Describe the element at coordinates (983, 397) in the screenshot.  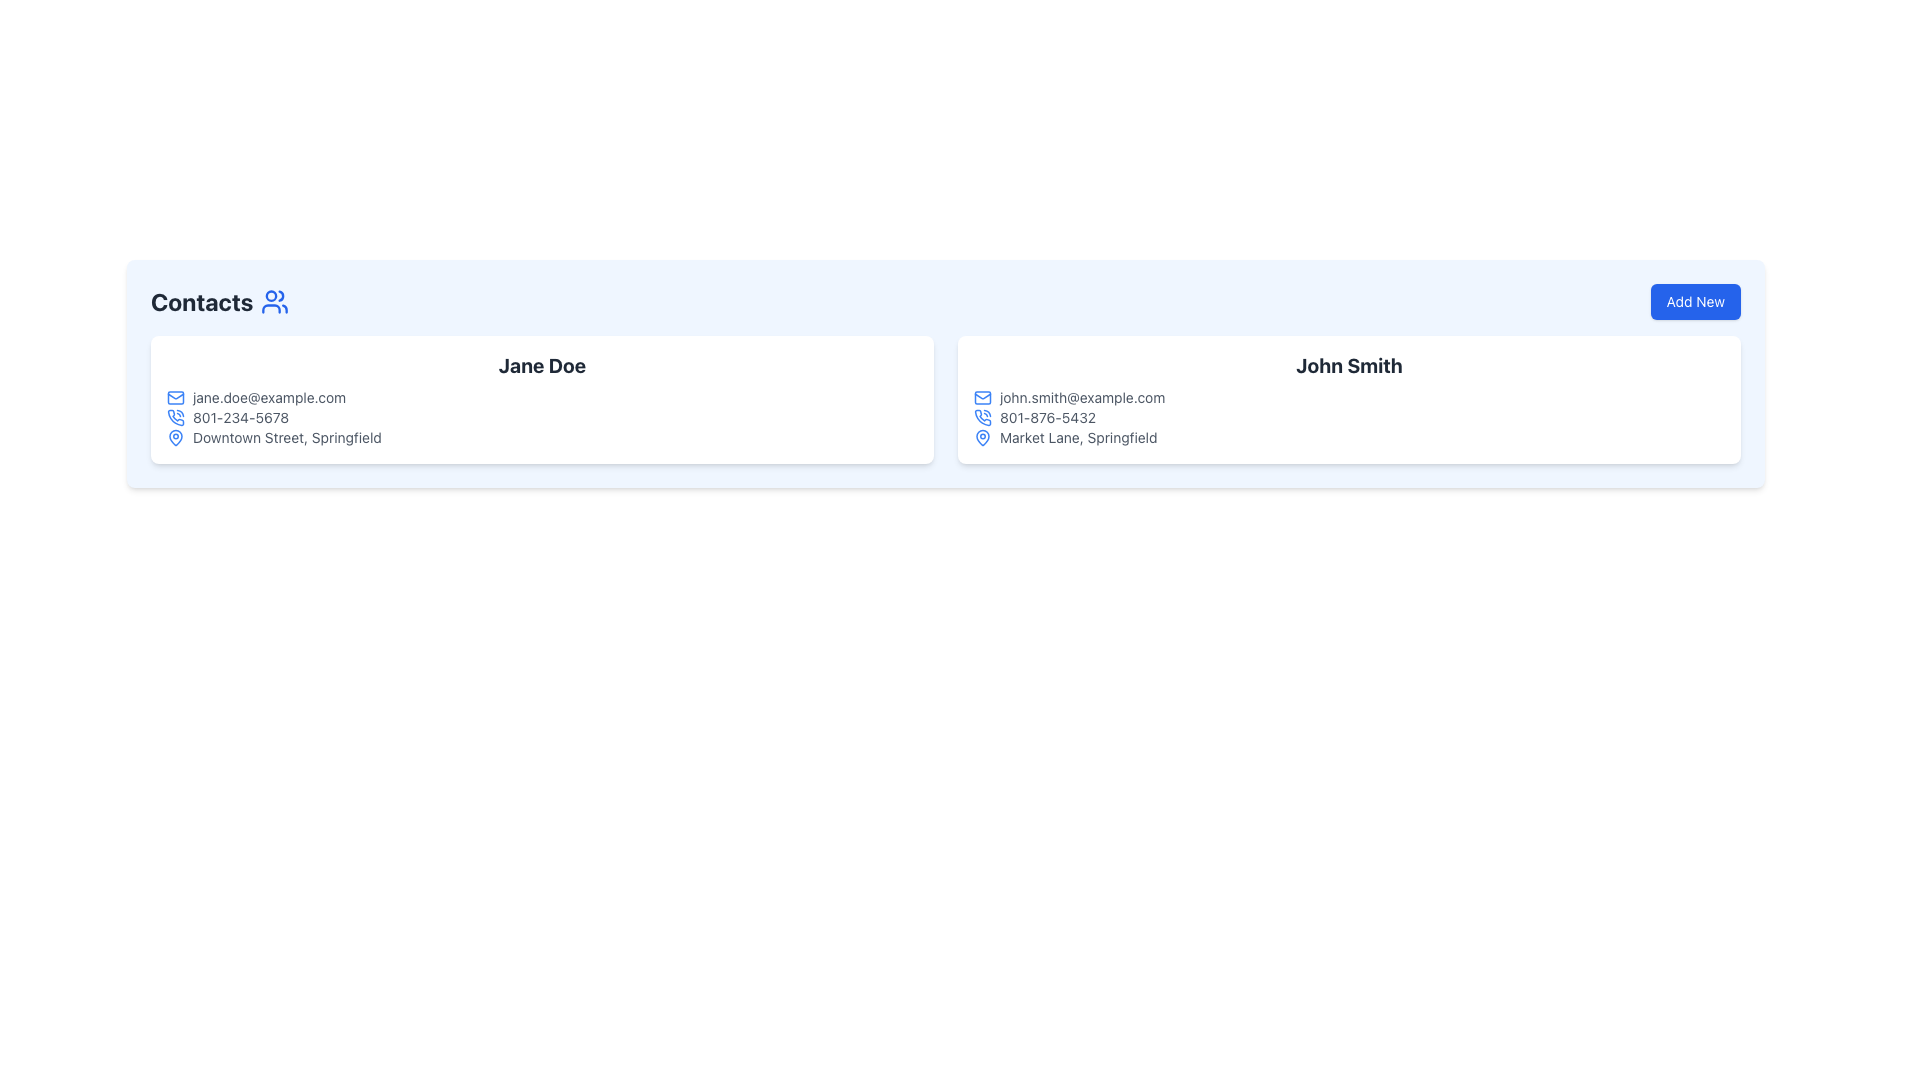
I see `the rectangular shape representing the main body of the envelope icon in the contact card for 'John Smith.'` at that location.